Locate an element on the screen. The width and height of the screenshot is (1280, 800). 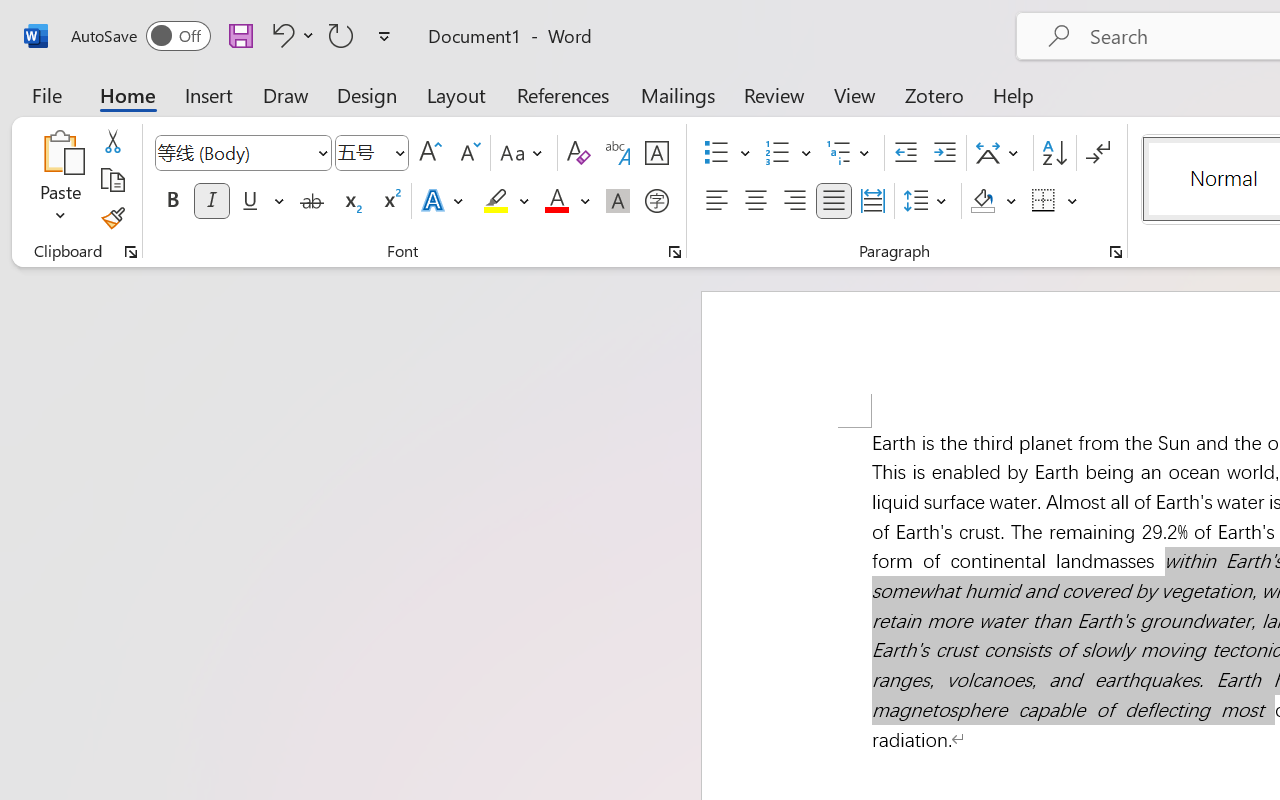
'Shrink Font' is located at coordinates (467, 153).